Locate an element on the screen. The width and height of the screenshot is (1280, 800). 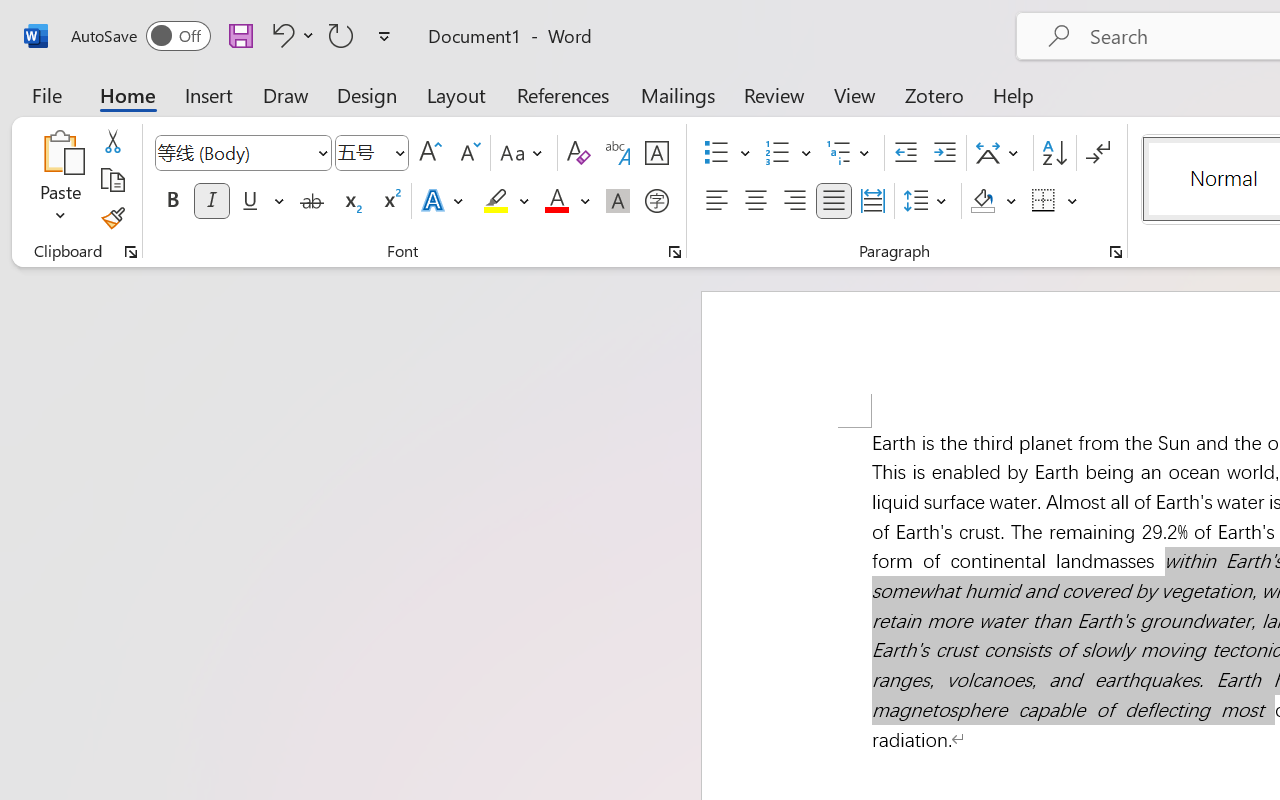
'Shrink Font' is located at coordinates (467, 153).